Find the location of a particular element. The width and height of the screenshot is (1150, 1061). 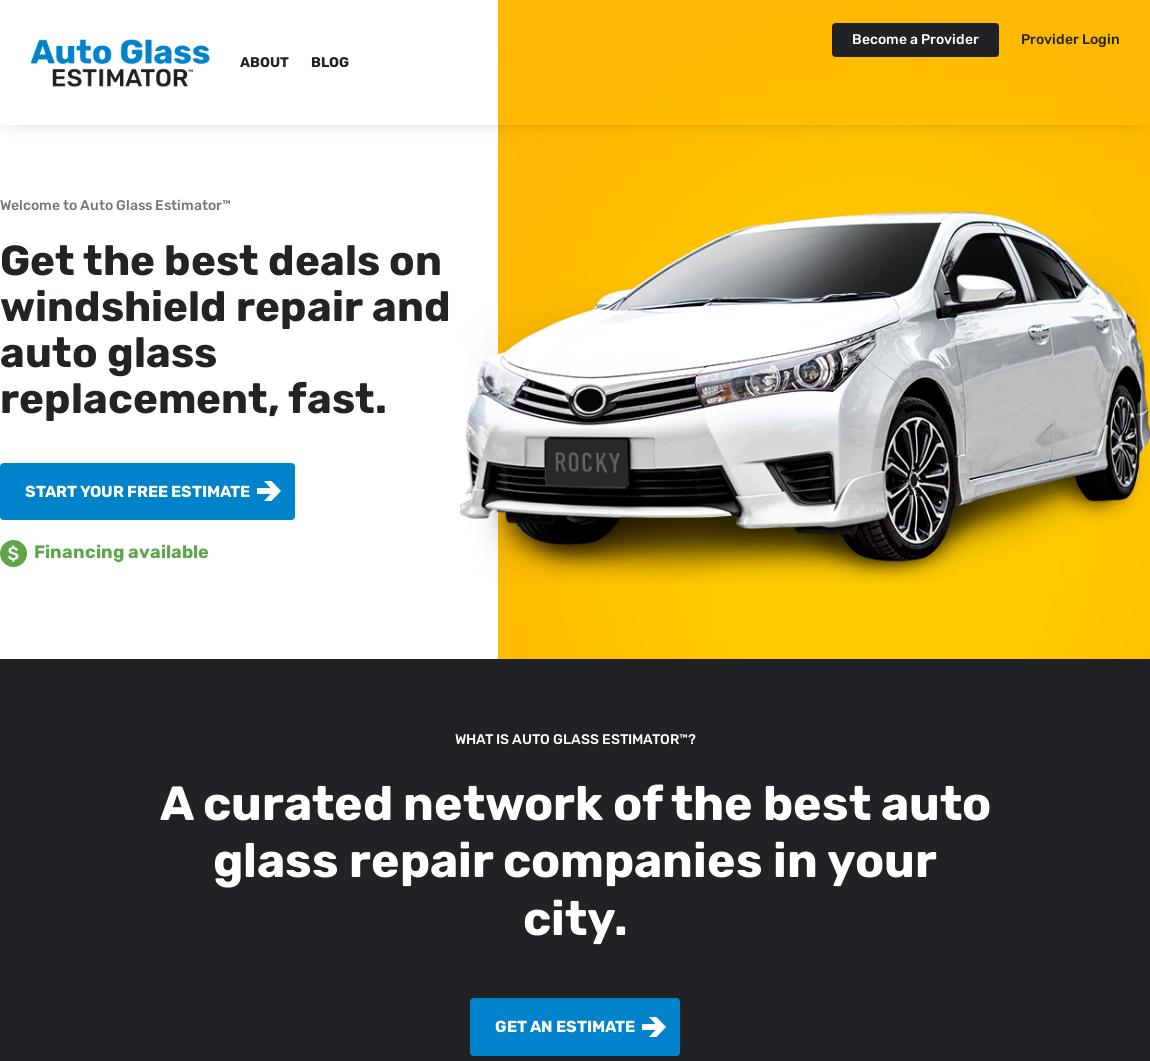

'A curated network of the best' is located at coordinates (519, 802).